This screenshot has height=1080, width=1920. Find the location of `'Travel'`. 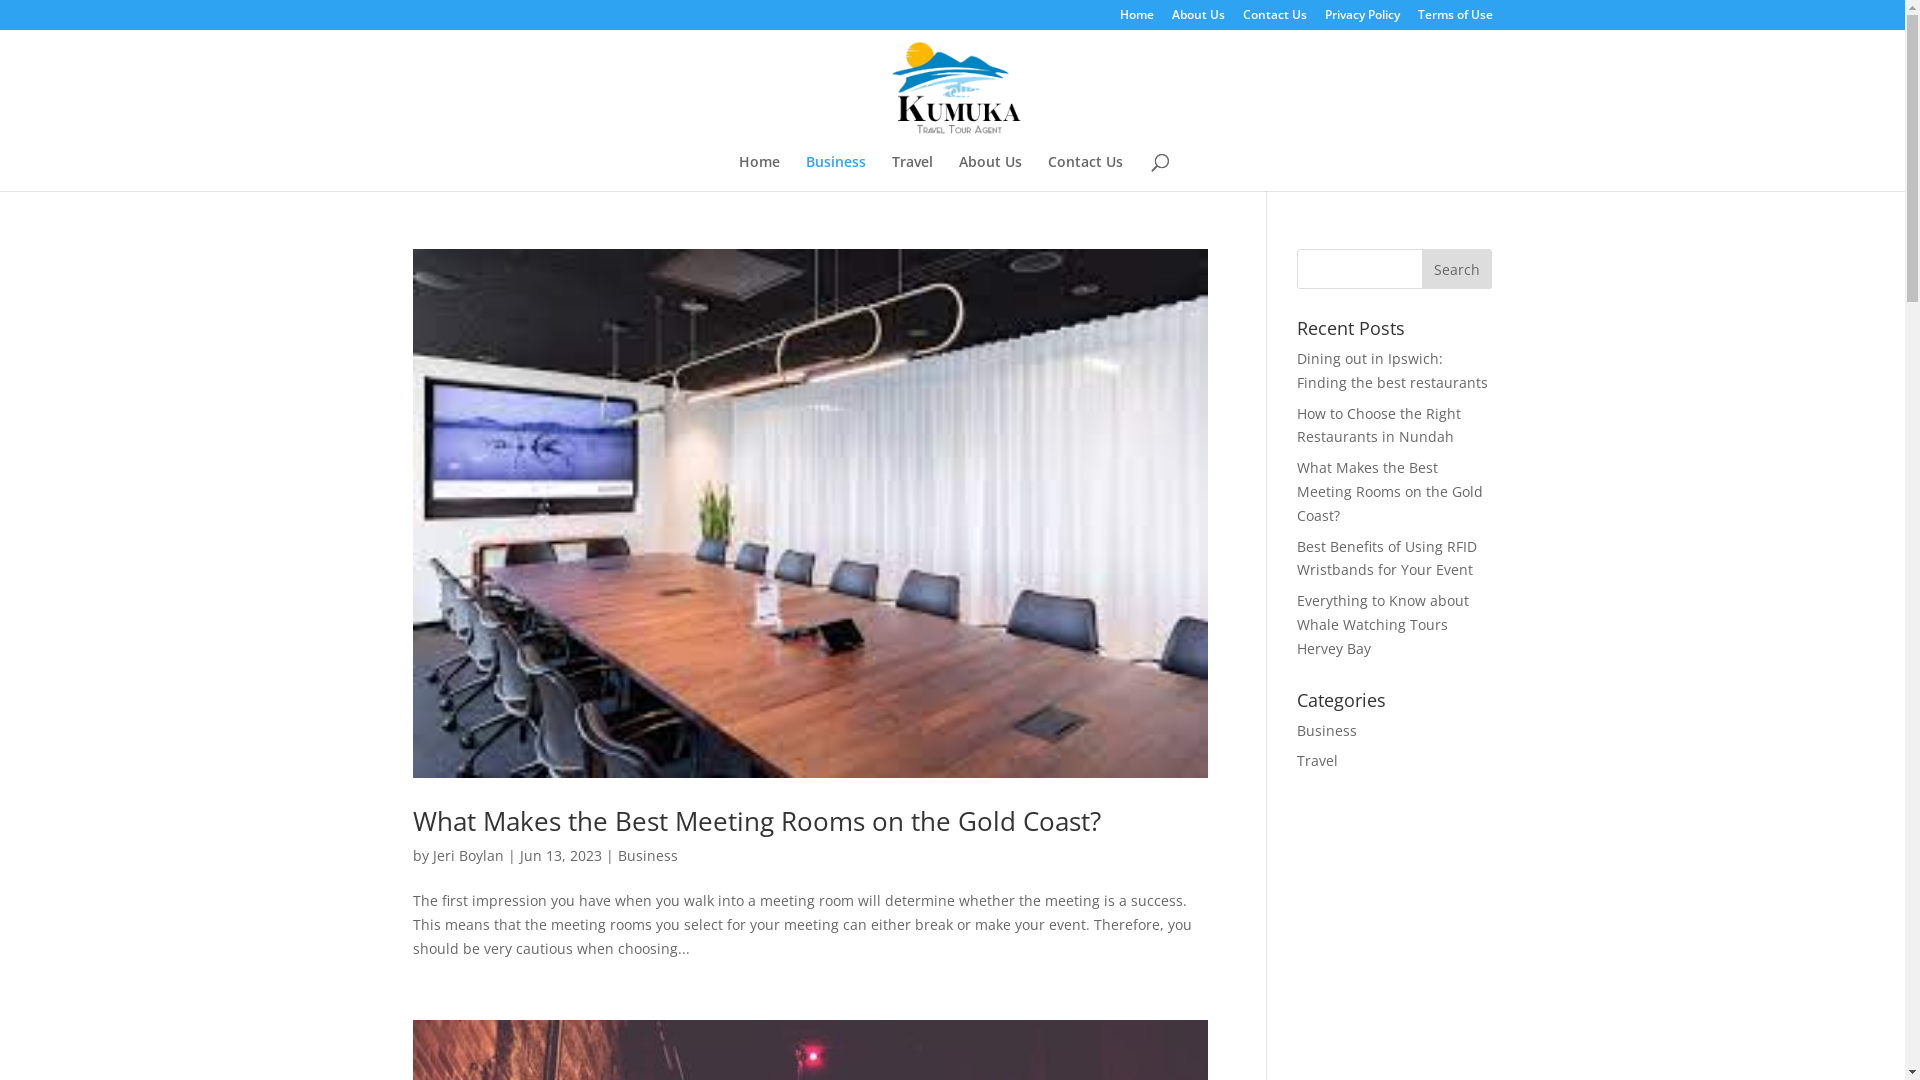

'Travel' is located at coordinates (1317, 760).